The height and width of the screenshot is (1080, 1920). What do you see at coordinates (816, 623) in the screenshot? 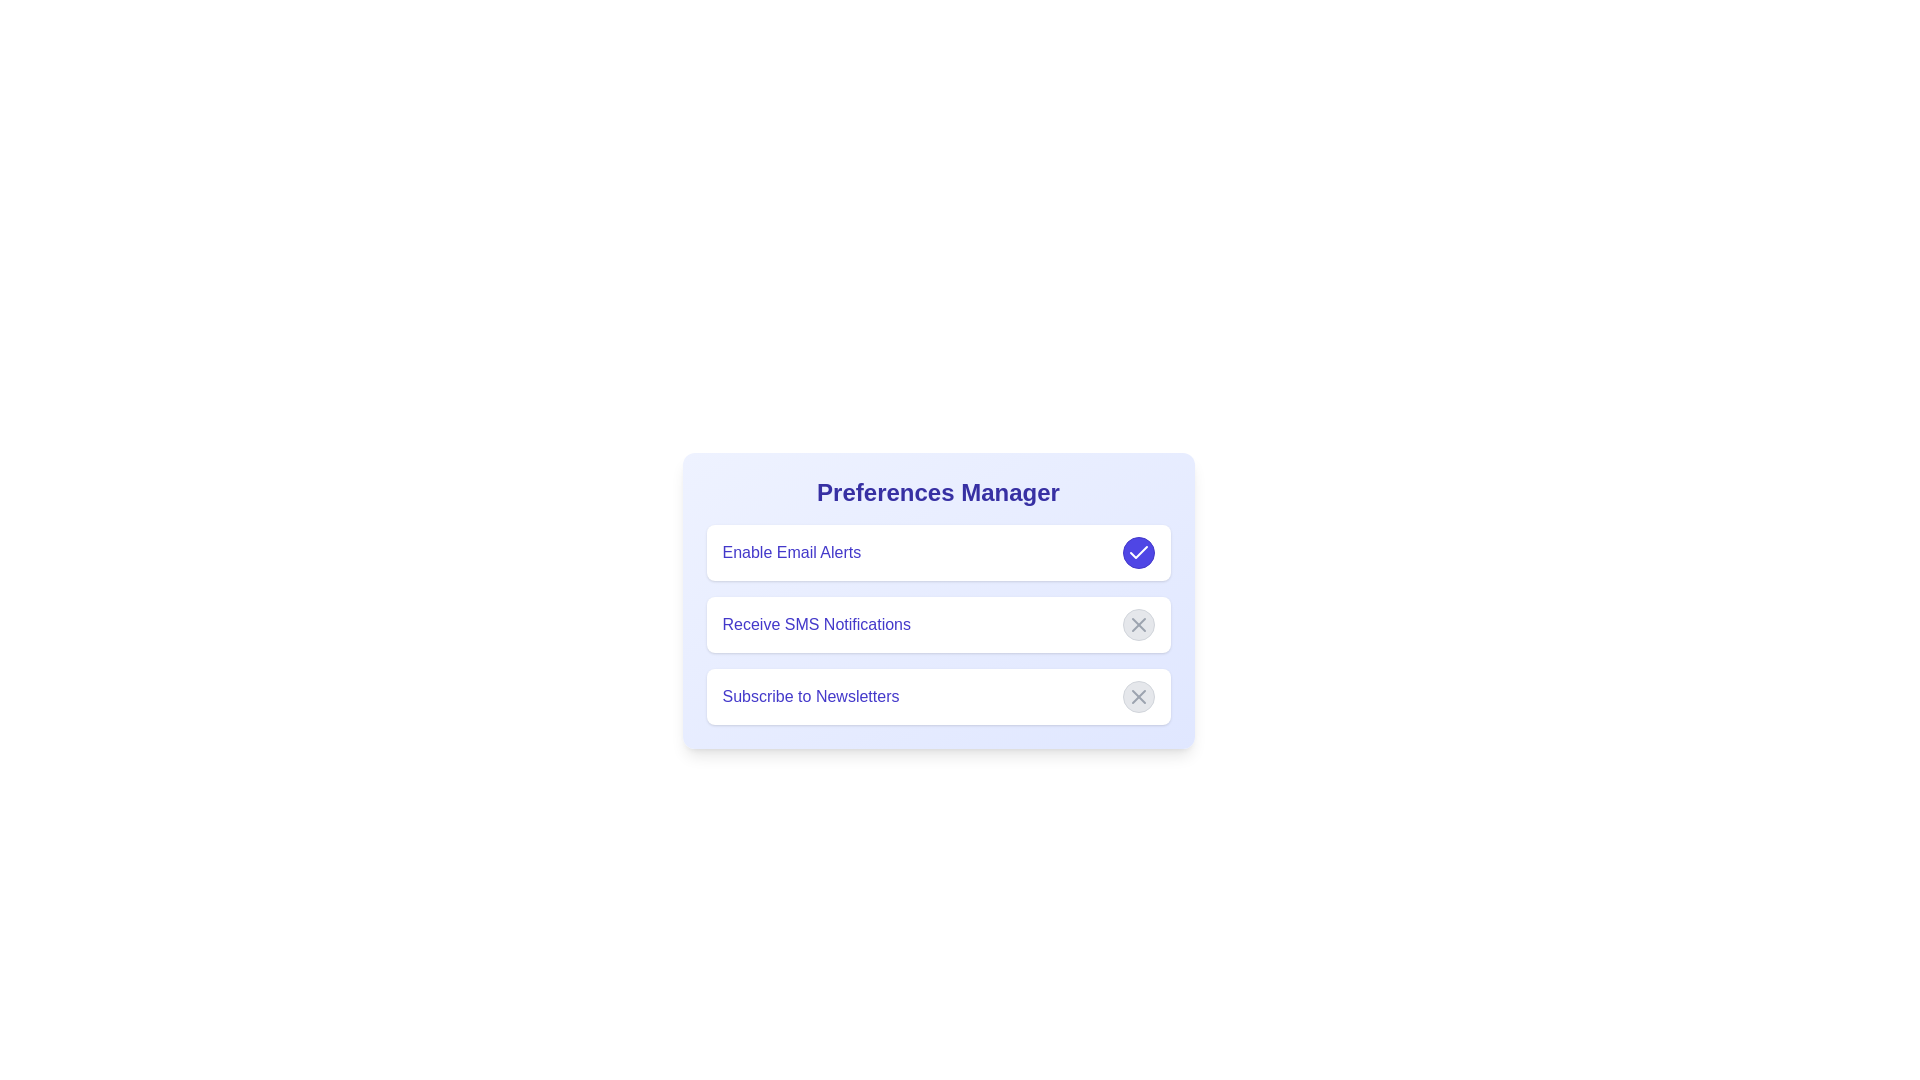
I see `the text label stating 'Receive SMS Notifications', which is styled with indigo text color and medium weight font, positioned between 'Enable Email Alerts' and 'Subscribe to Newsletters'` at bounding box center [816, 623].